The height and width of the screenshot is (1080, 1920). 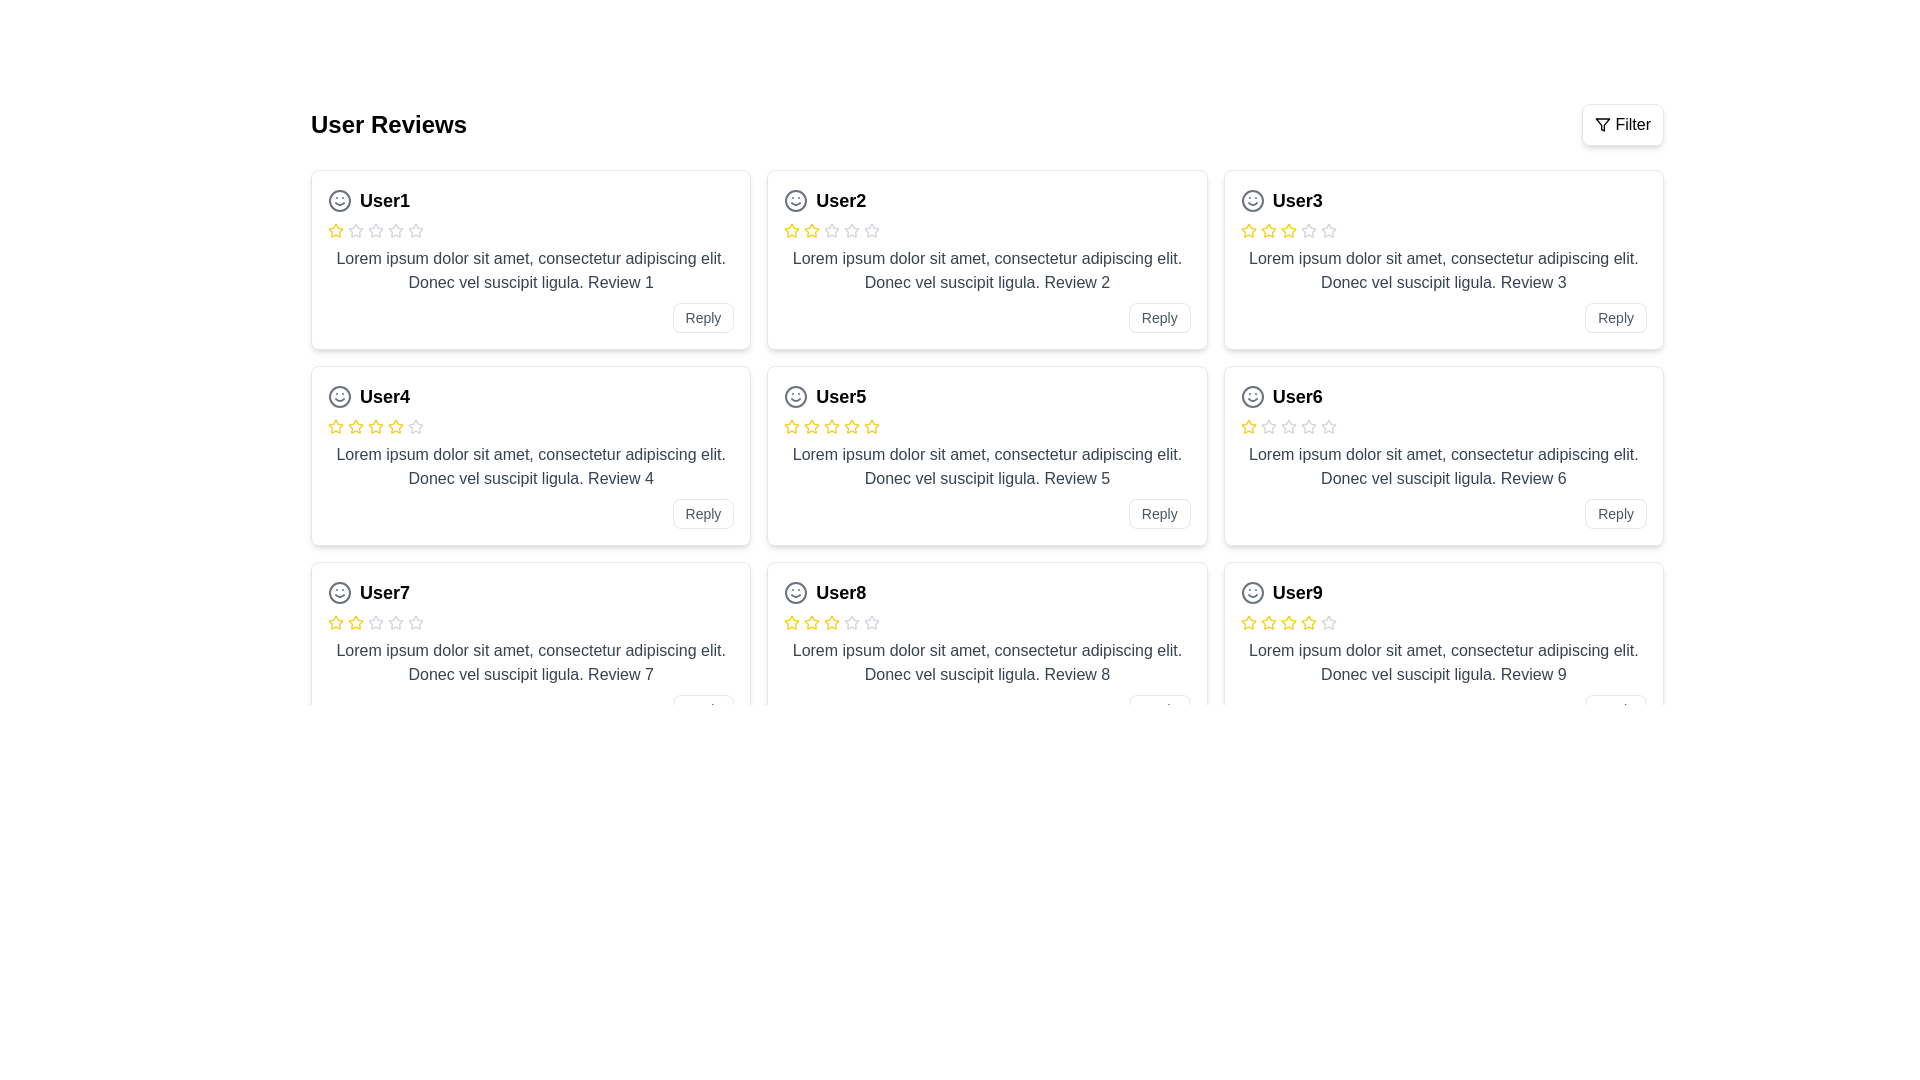 What do you see at coordinates (703, 512) in the screenshot?
I see `the reply button located at the bottom-right corner of the review card associated with 'User4' to initiate a reply` at bounding box center [703, 512].